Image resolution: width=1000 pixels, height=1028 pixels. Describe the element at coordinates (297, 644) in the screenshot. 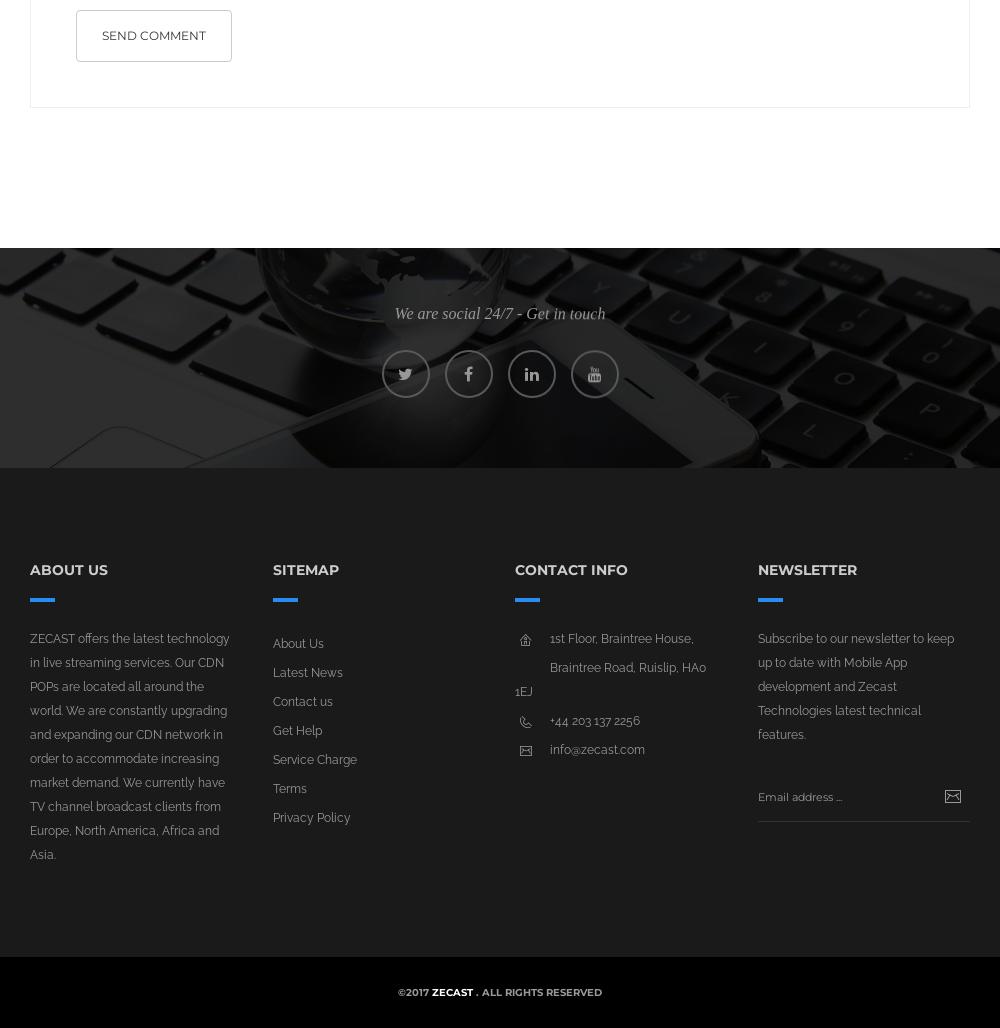

I see `'About Us'` at that location.